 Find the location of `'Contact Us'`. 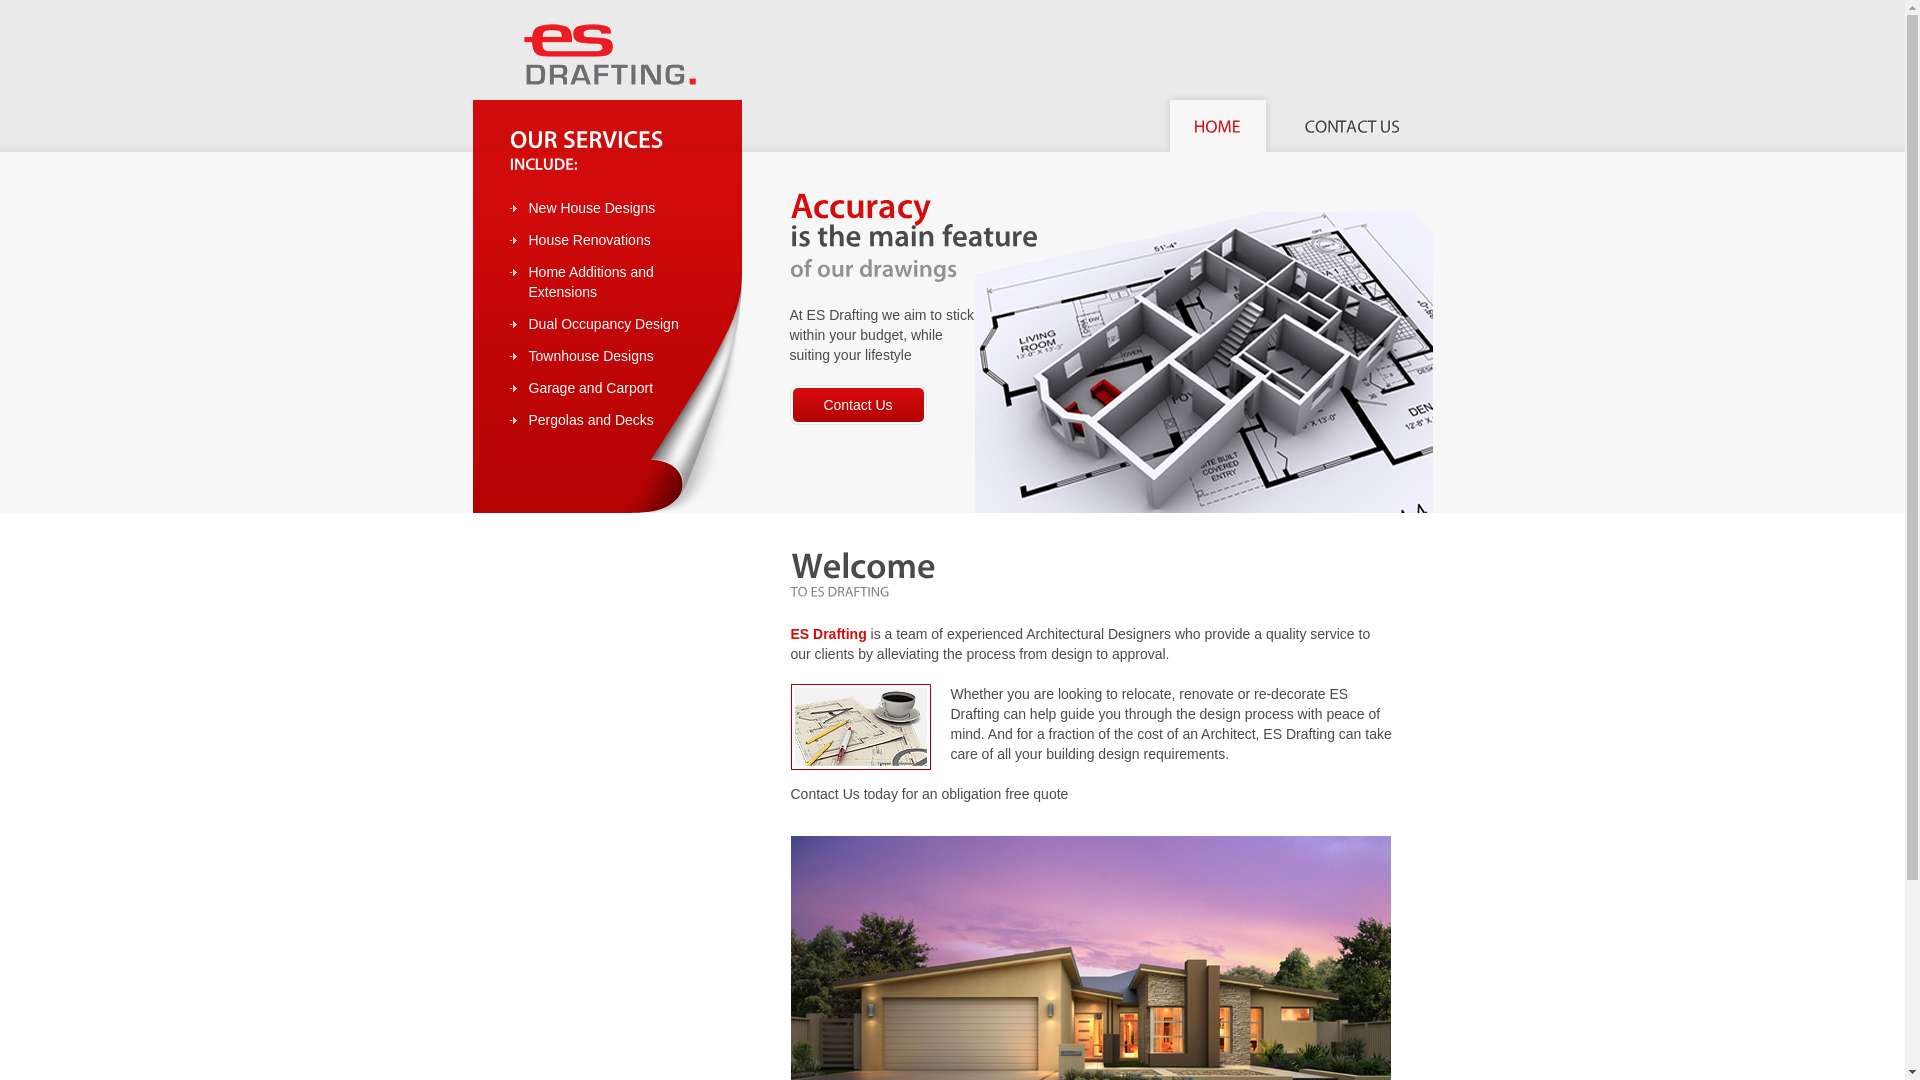

'Contact Us' is located at coordinates (858, 405).